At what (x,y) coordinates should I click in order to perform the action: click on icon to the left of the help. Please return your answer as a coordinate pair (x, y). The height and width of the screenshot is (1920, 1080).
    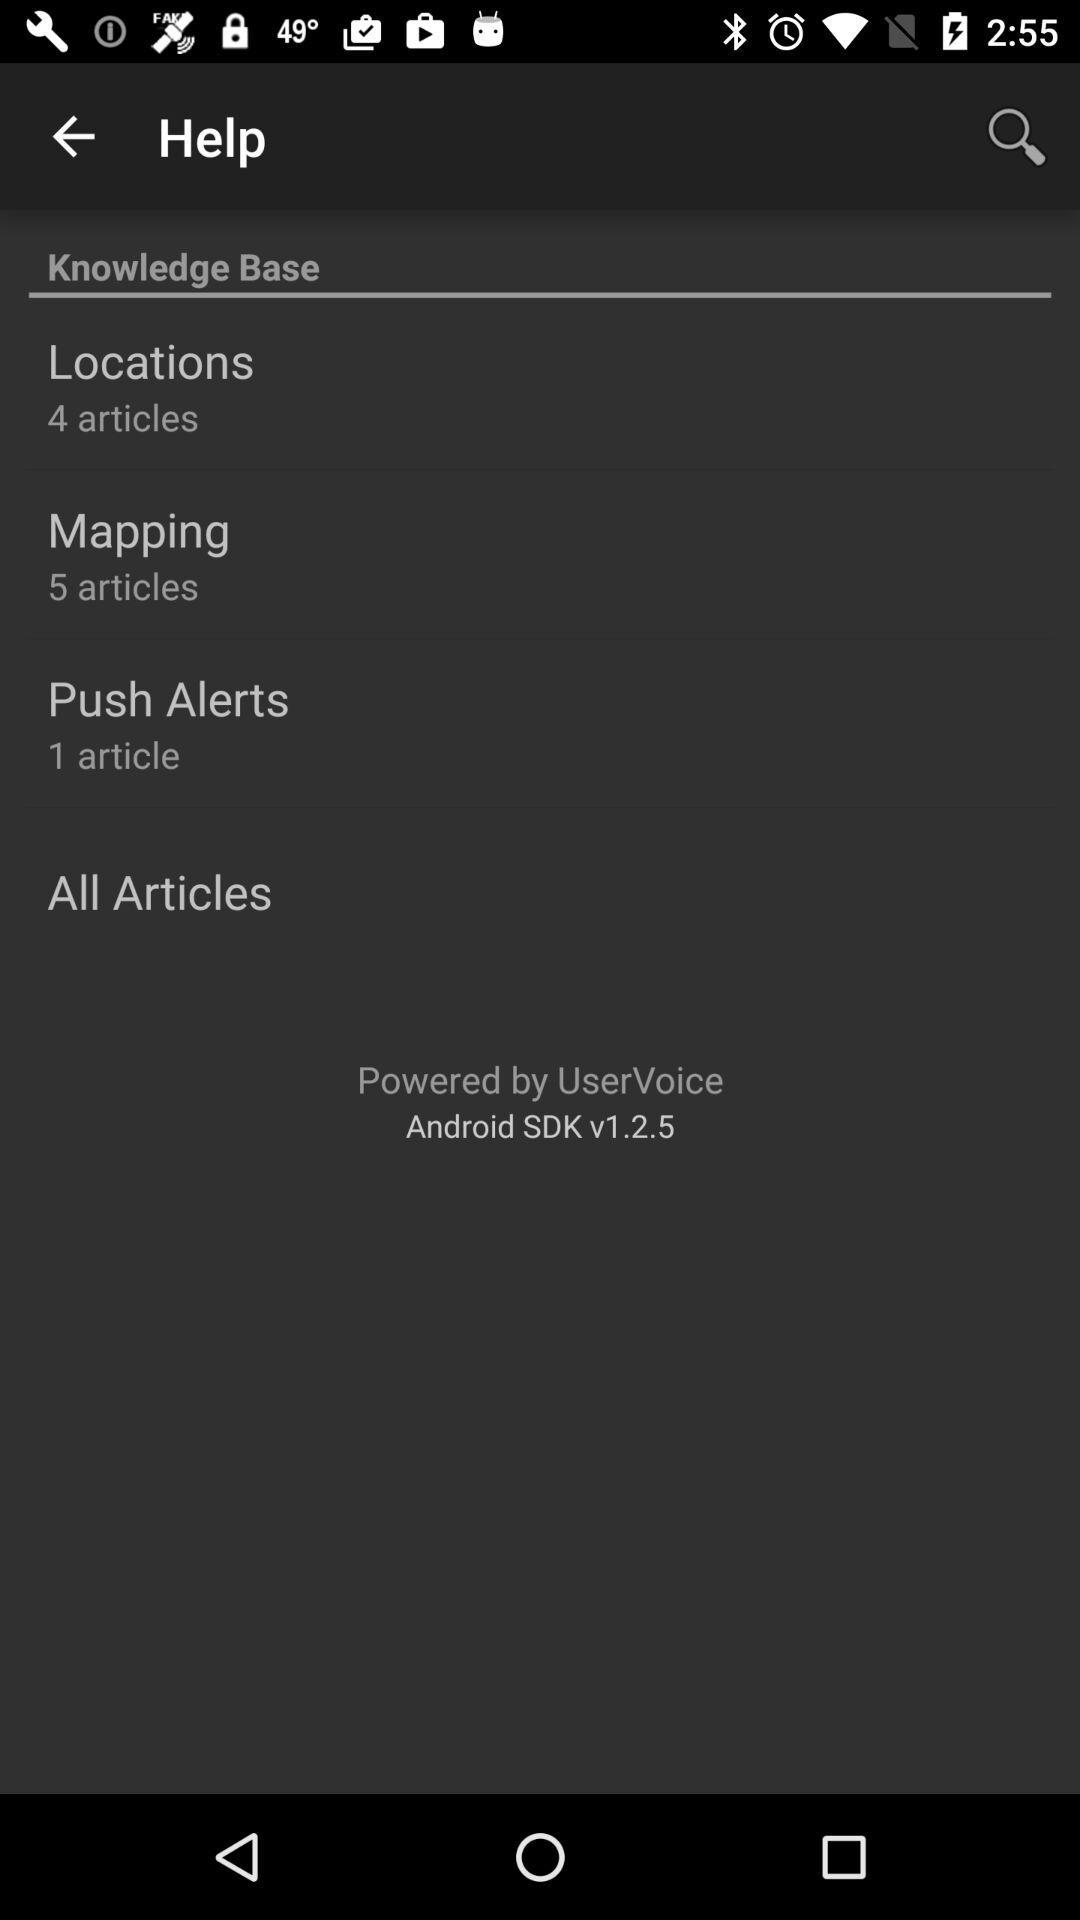
    Looking at the image, I should click on (72, 135).